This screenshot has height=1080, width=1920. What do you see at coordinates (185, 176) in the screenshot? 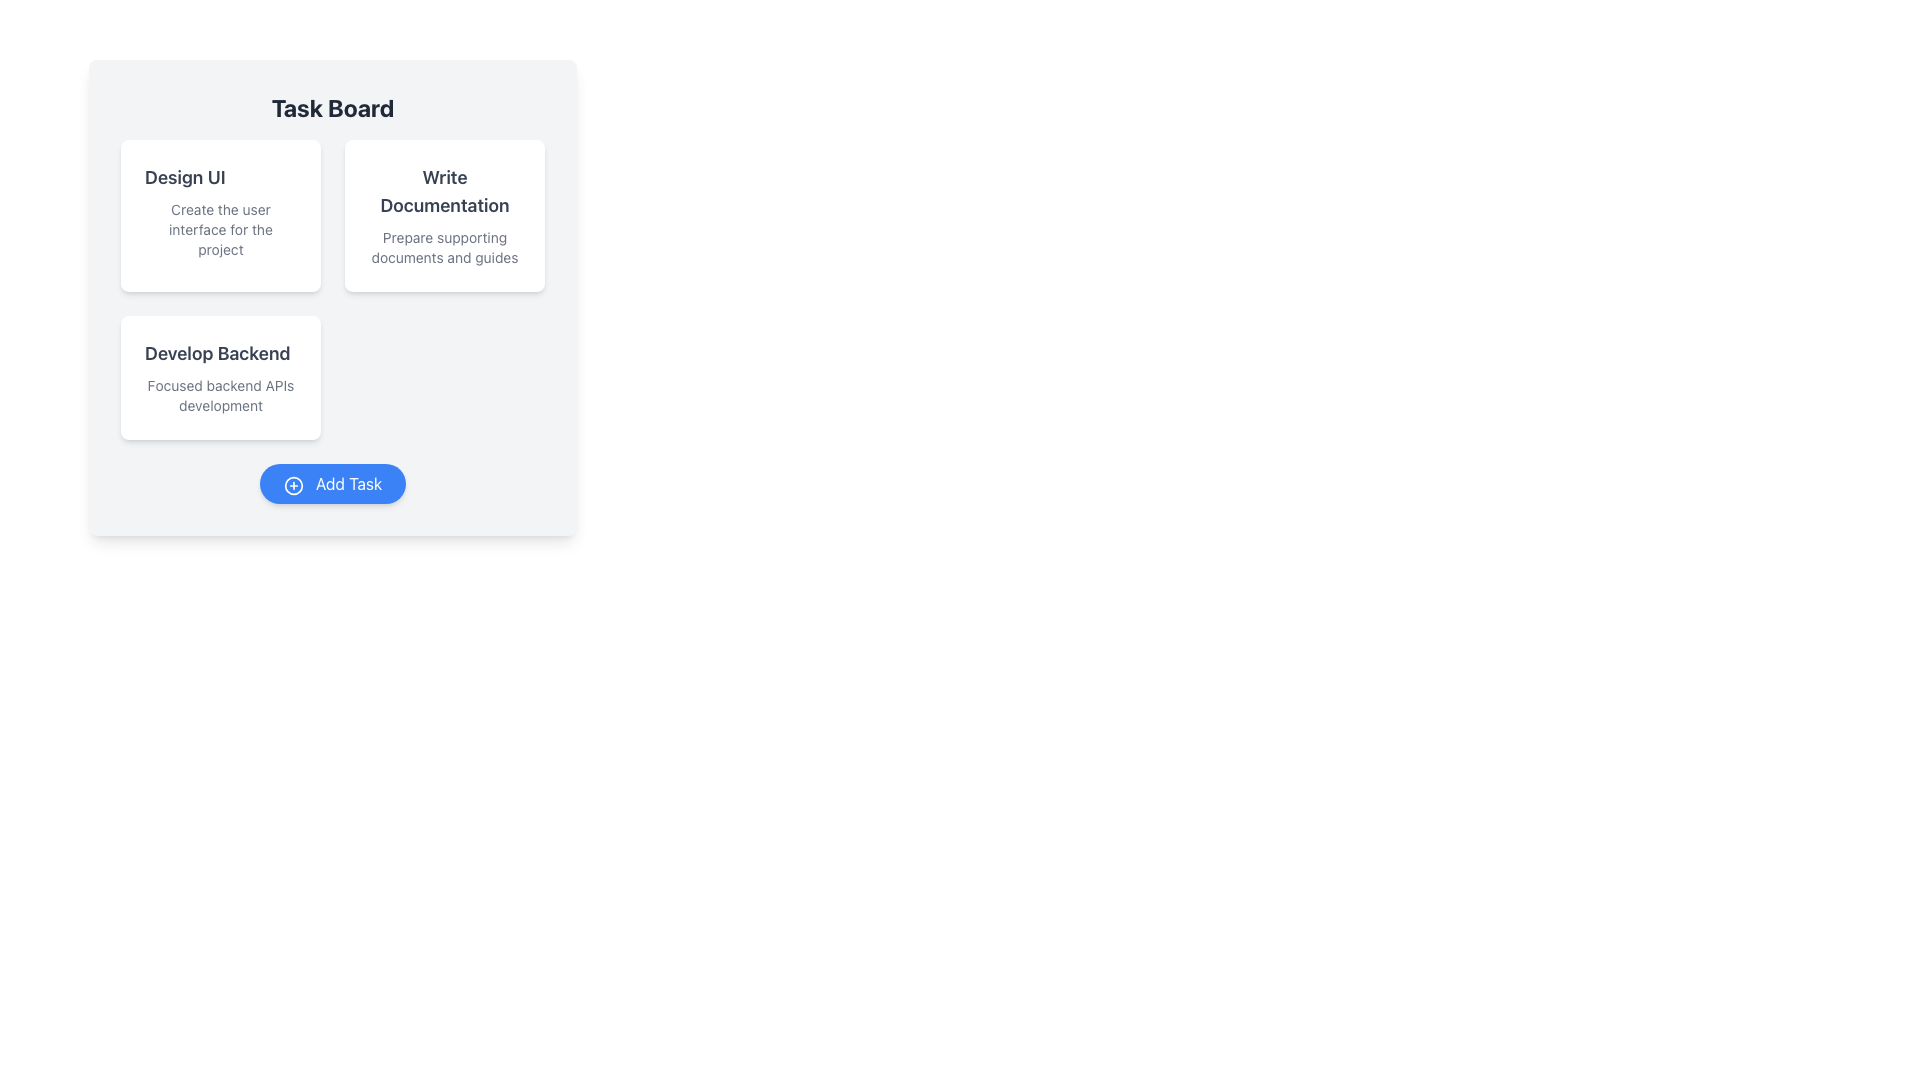
I see `text from the 'Design UI' label located at the top of the white card in the top-left corner of the grid` at bounding box center [185, 176].